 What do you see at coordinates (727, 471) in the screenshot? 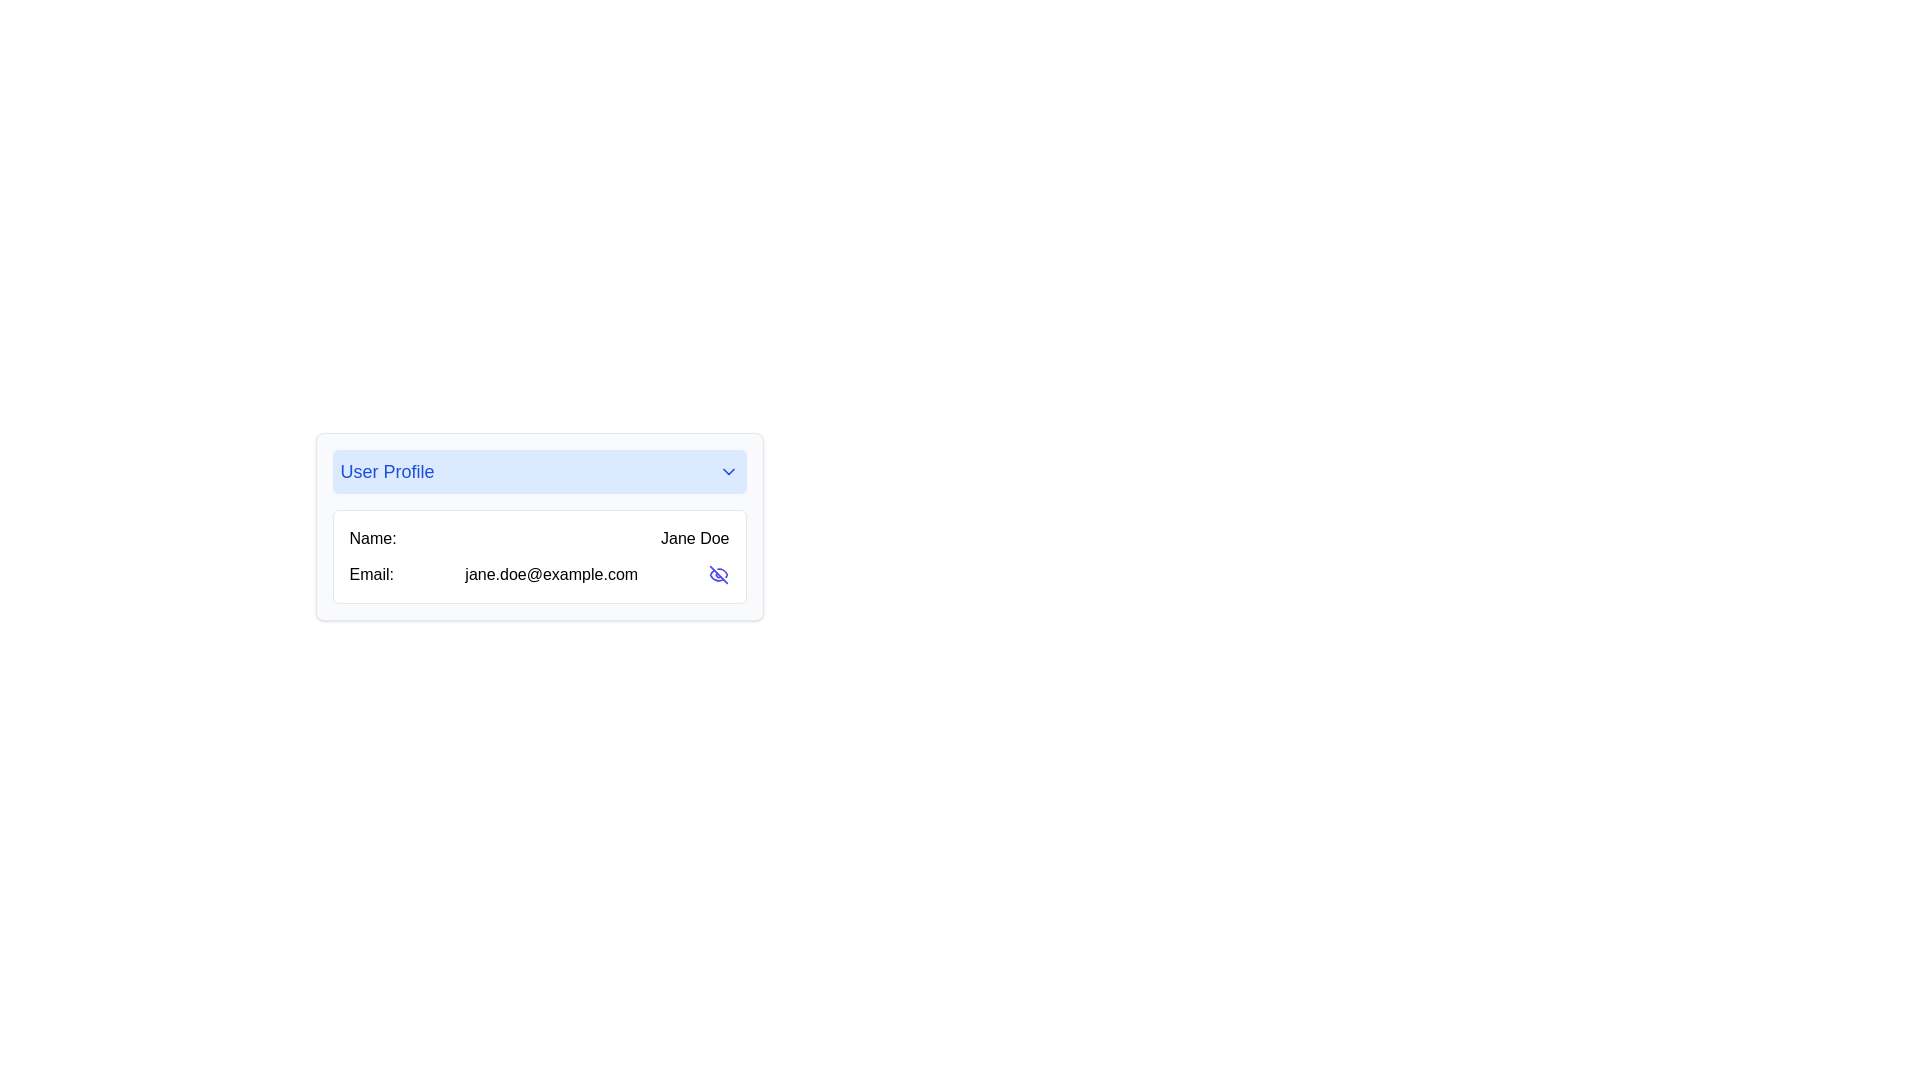
I see `the chevron icon in the top-right corner of the 'User Profile' section` at bounding box center [727, 471].